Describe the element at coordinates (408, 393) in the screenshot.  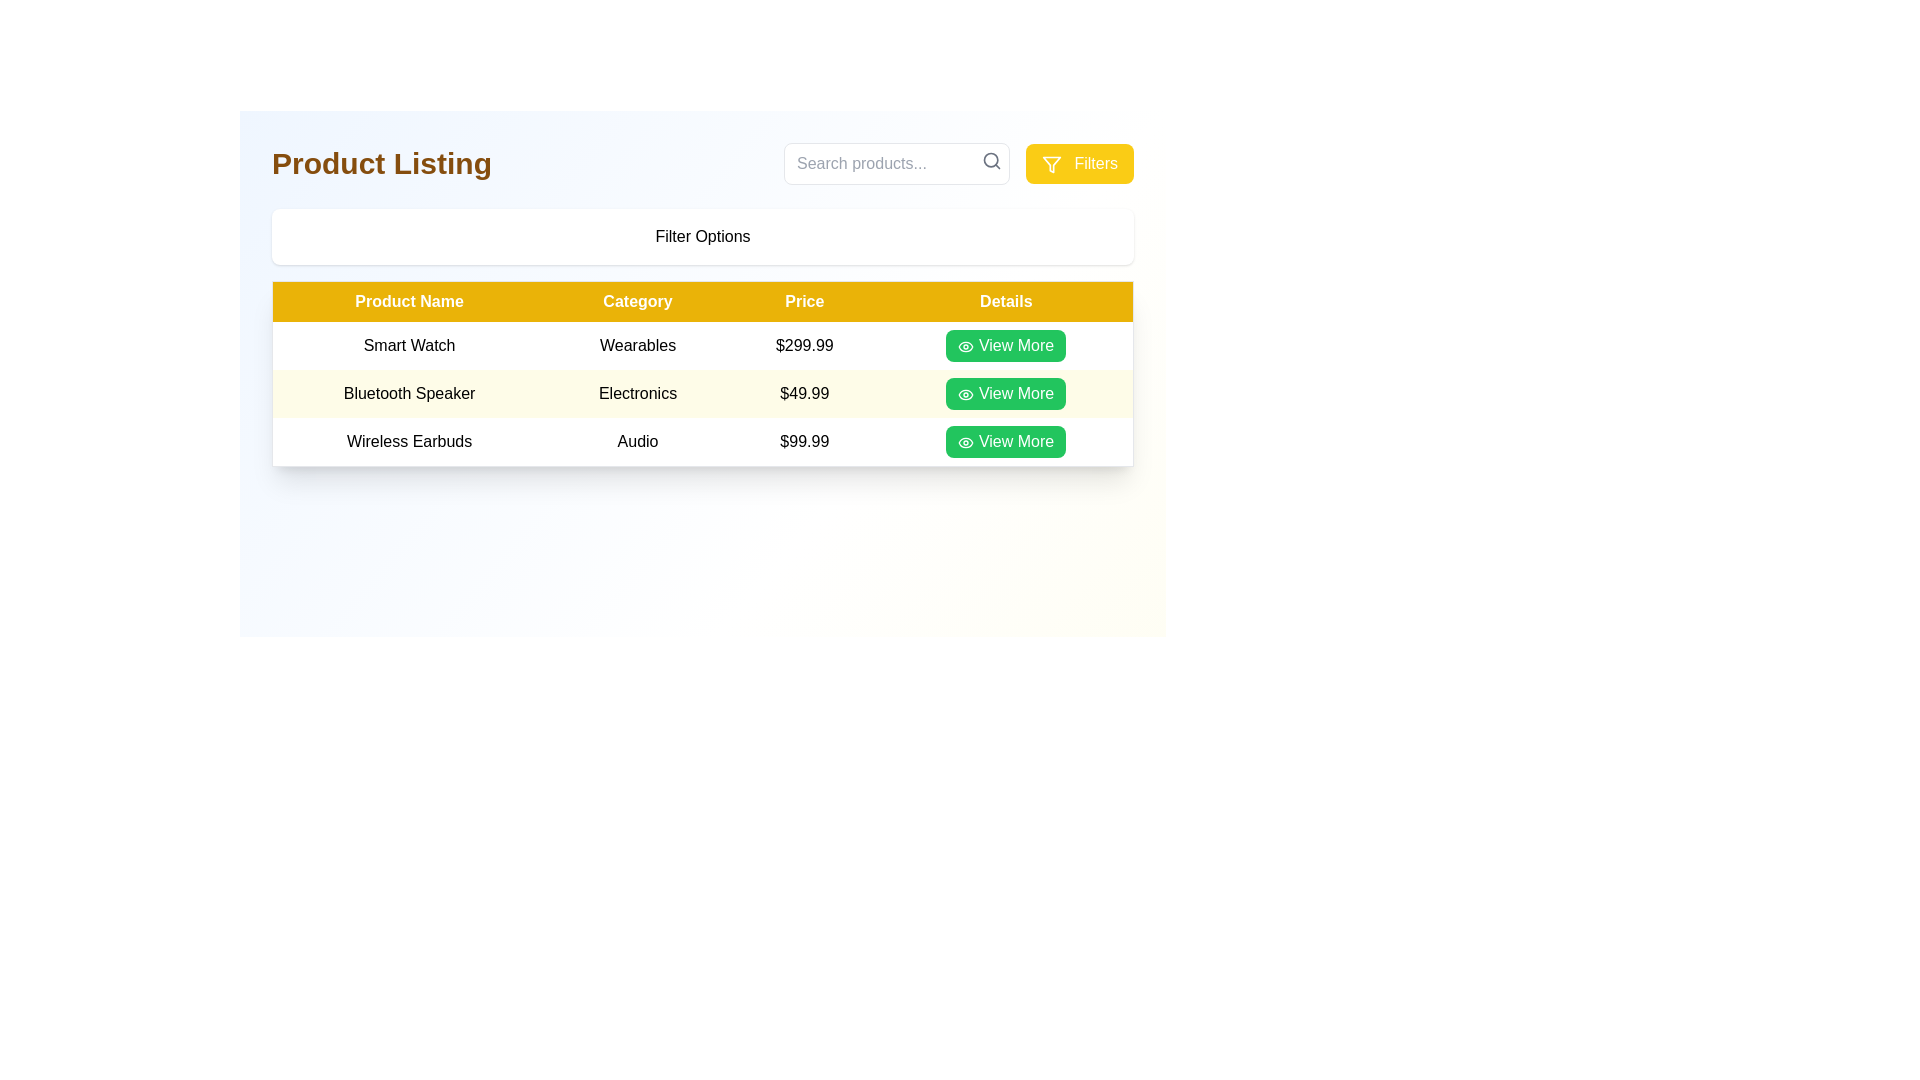
I see `the text label in the second row, first column of the product listing table that describes the product name, adjacent to the 'Electronics' category` at that location.